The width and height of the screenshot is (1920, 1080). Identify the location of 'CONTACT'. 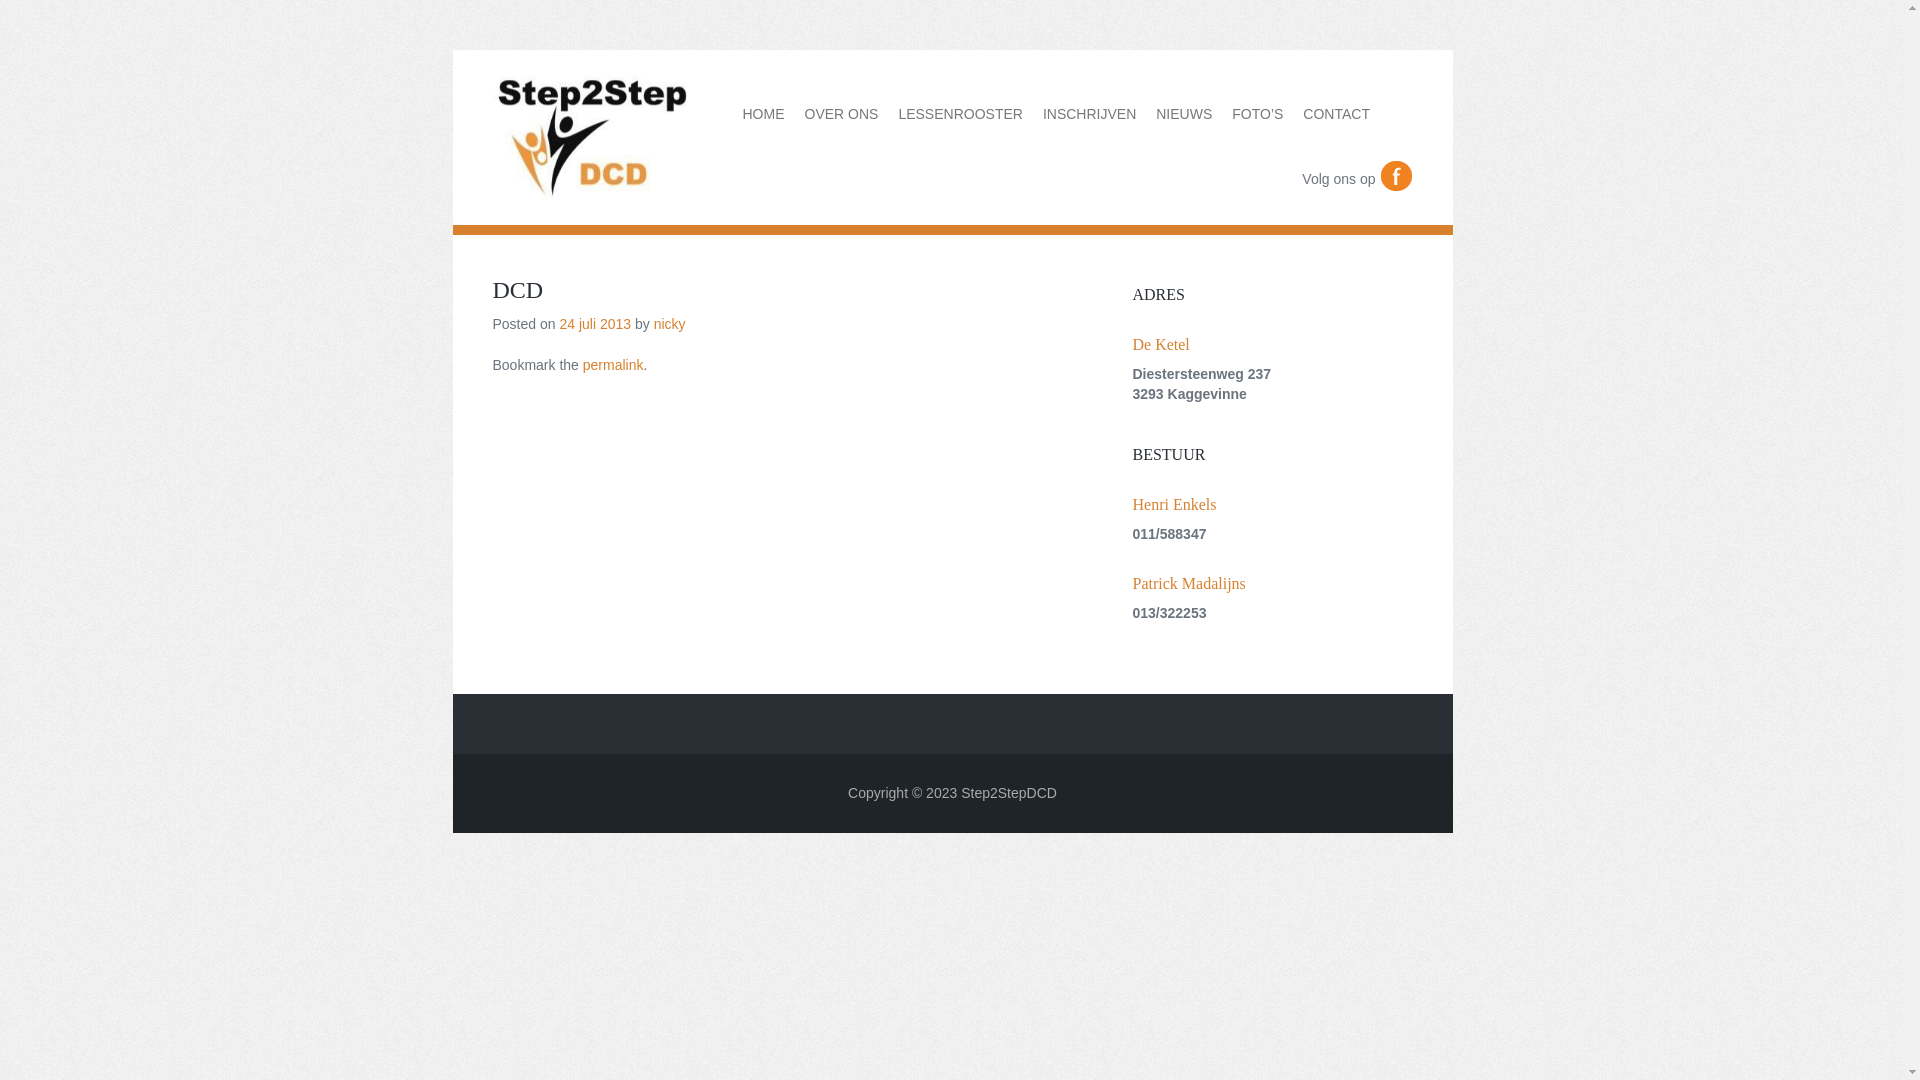
(1336, 115).